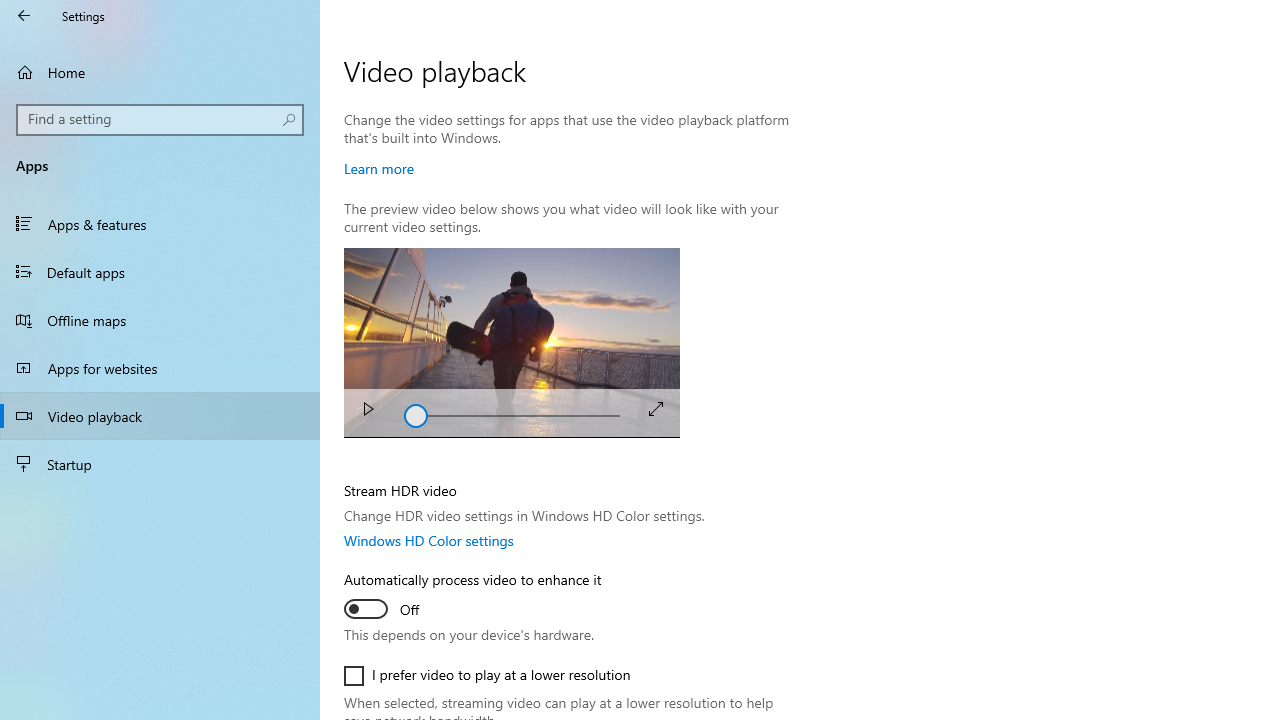 The height and width of the screenshot is (720, 1280). What do you see at coordinates (379, 167) in the screenshot?
I see `'Learn more'` at bounding box center [379, 167].